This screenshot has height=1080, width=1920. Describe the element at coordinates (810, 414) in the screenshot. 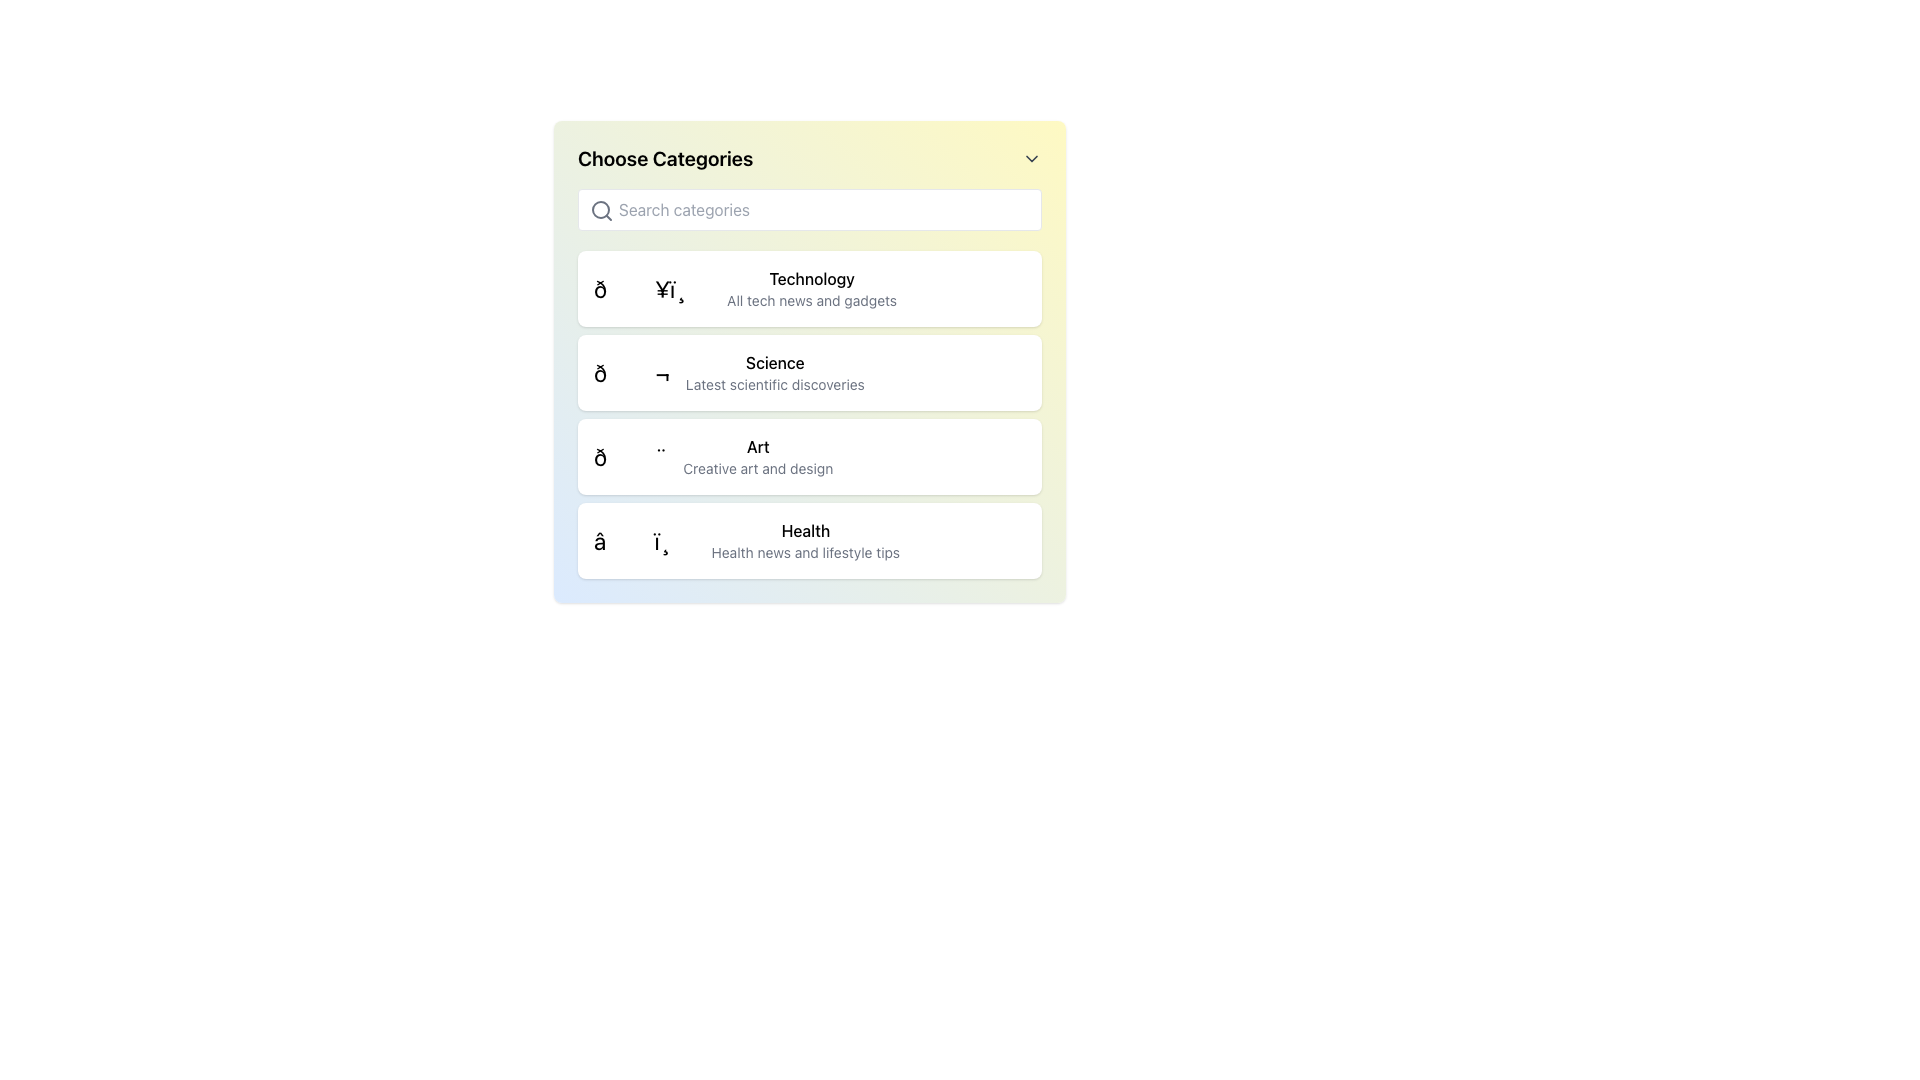

I see `the 'Art' category button located in the 'Choose Categories' list, which is positioned between the 'Science' and 'Health' sections` at that location.